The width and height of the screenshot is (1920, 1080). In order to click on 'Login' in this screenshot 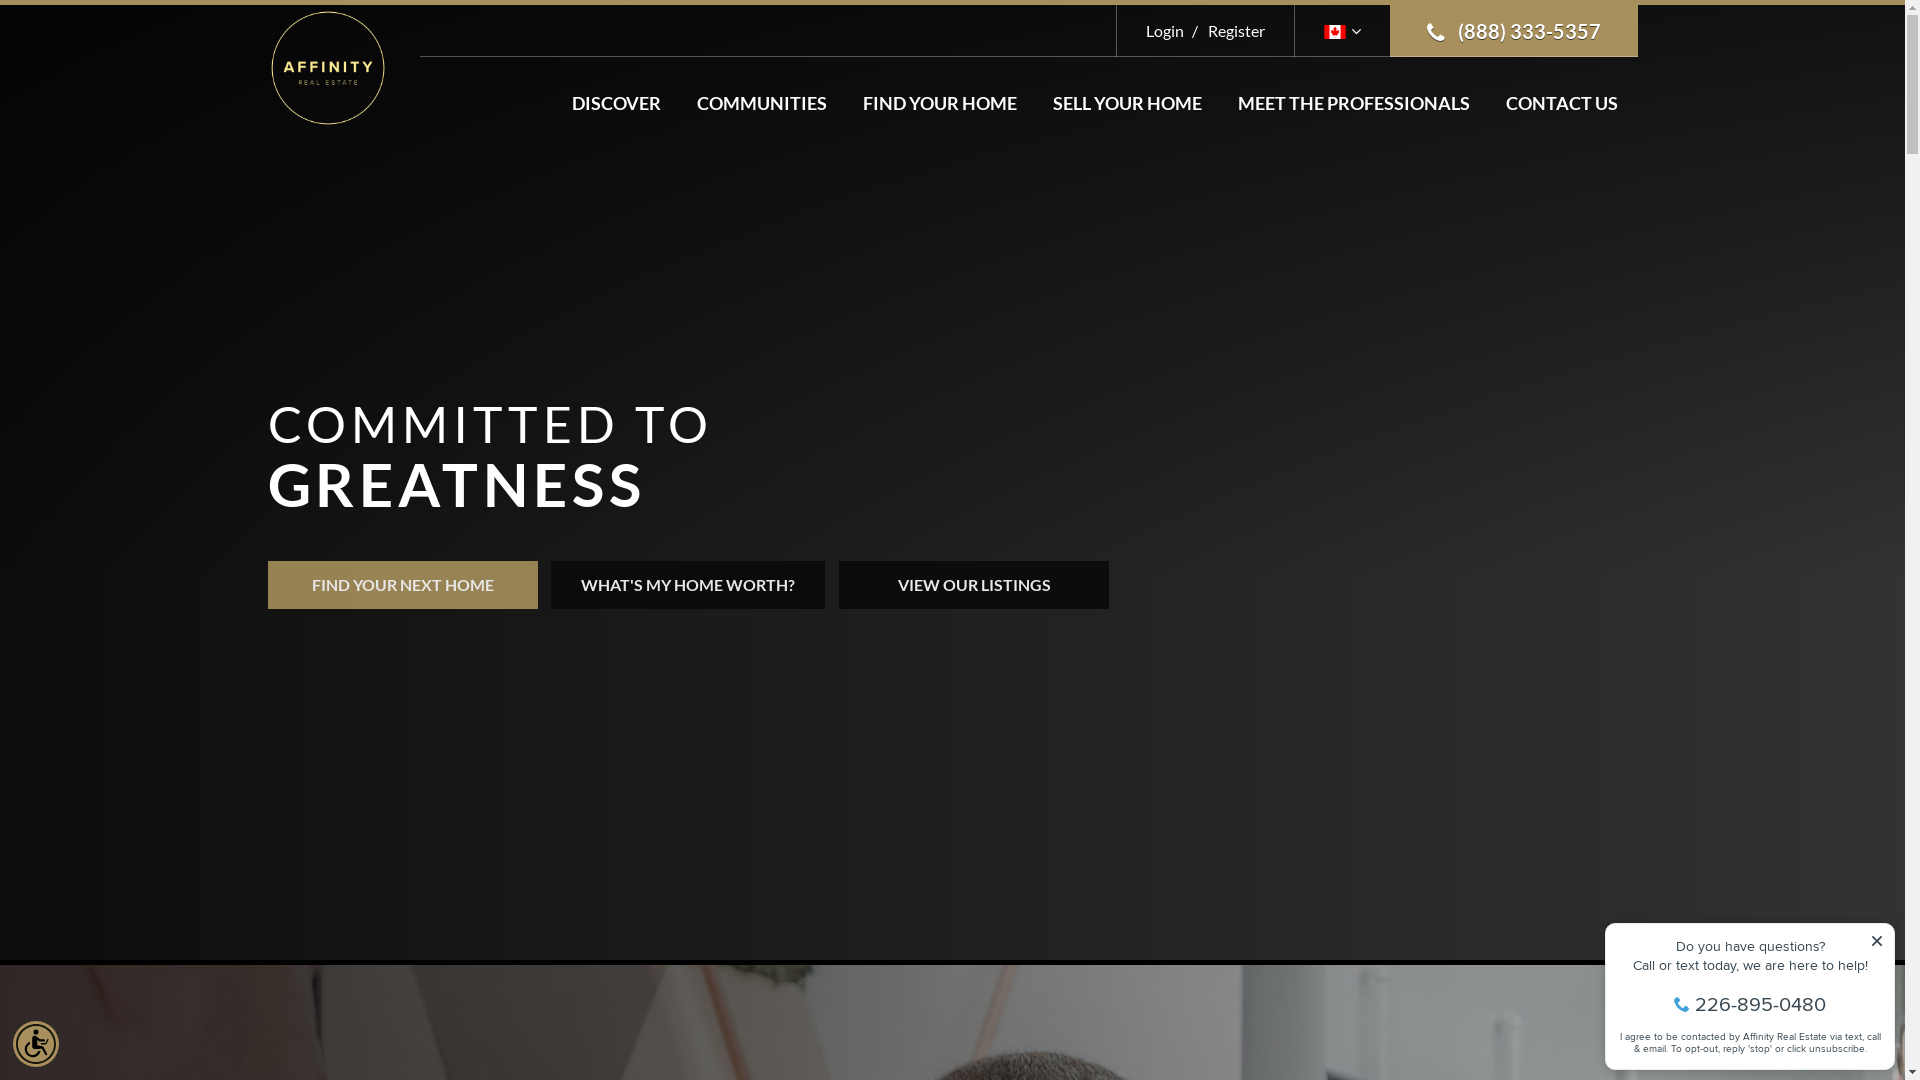, I will do `click(1165, 30)`.